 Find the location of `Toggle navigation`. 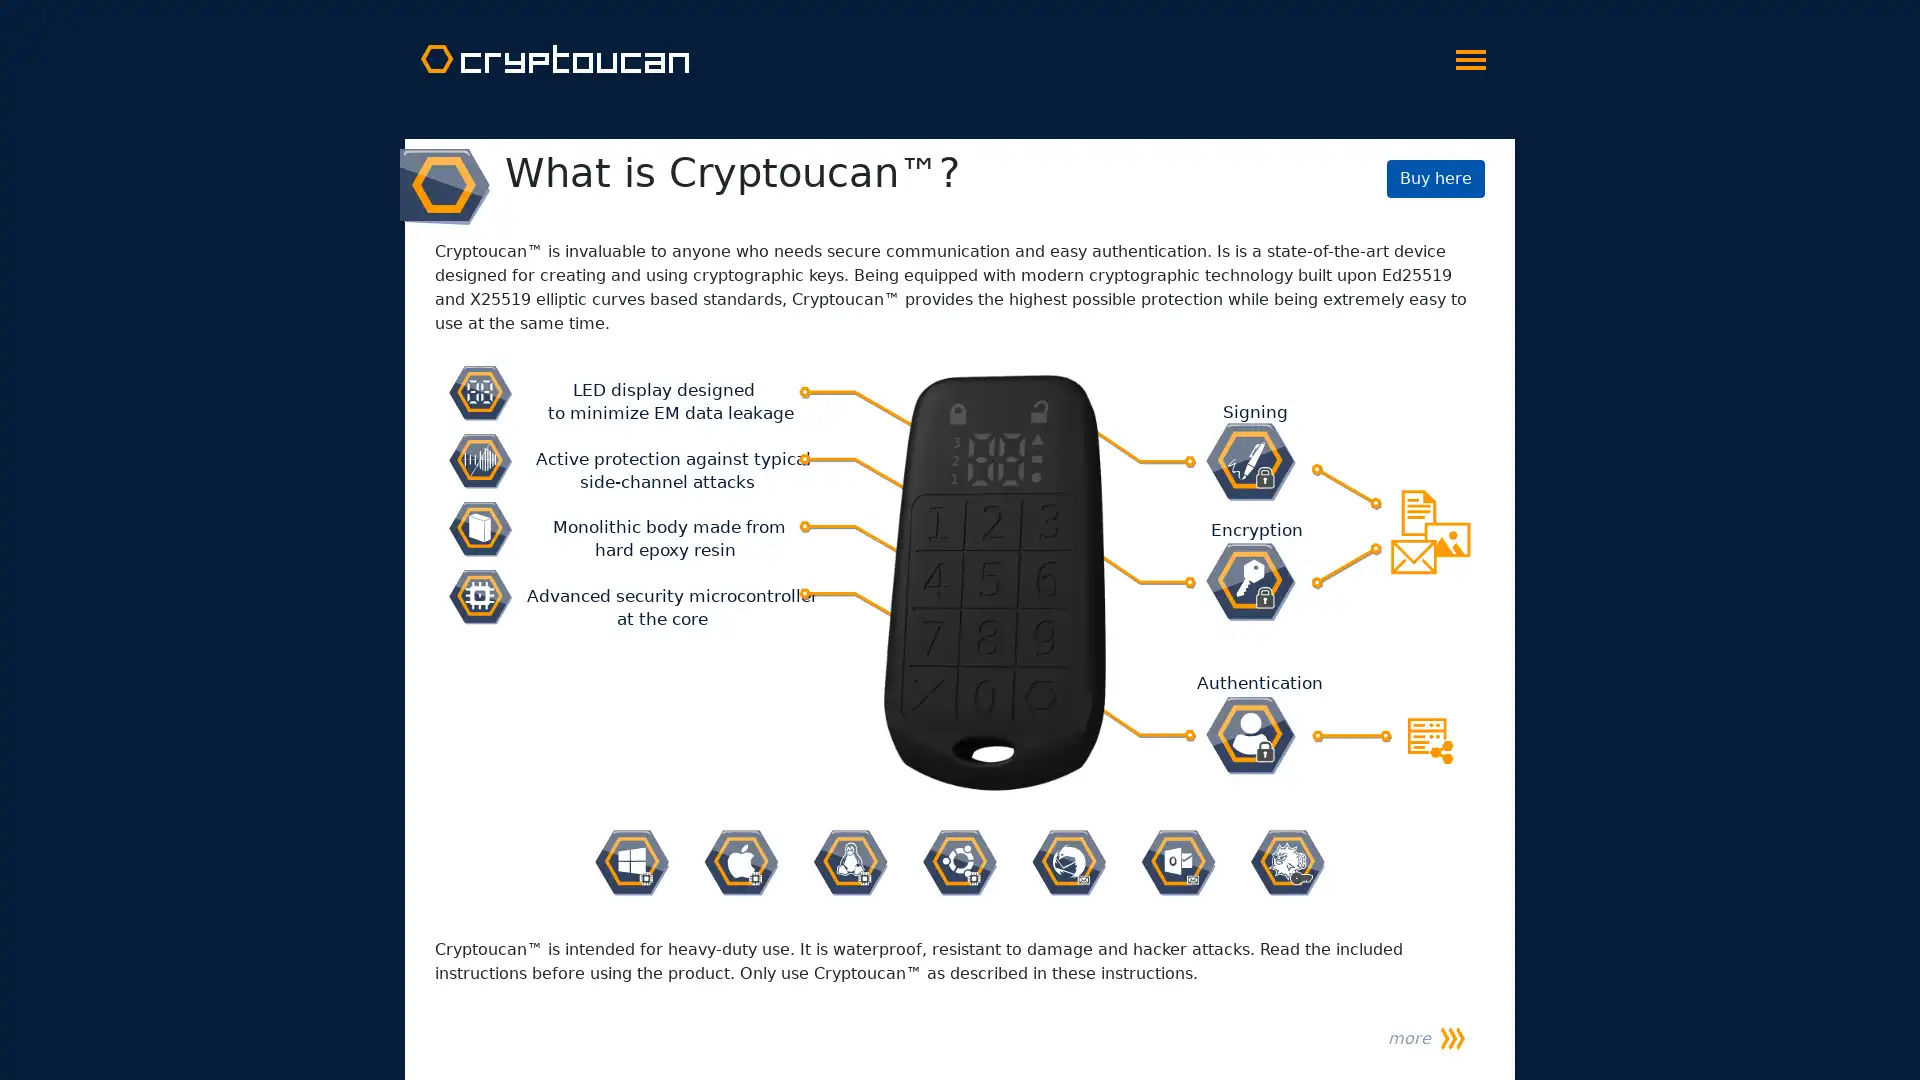

Toggle navigation is located at coordinates (1470, 53).